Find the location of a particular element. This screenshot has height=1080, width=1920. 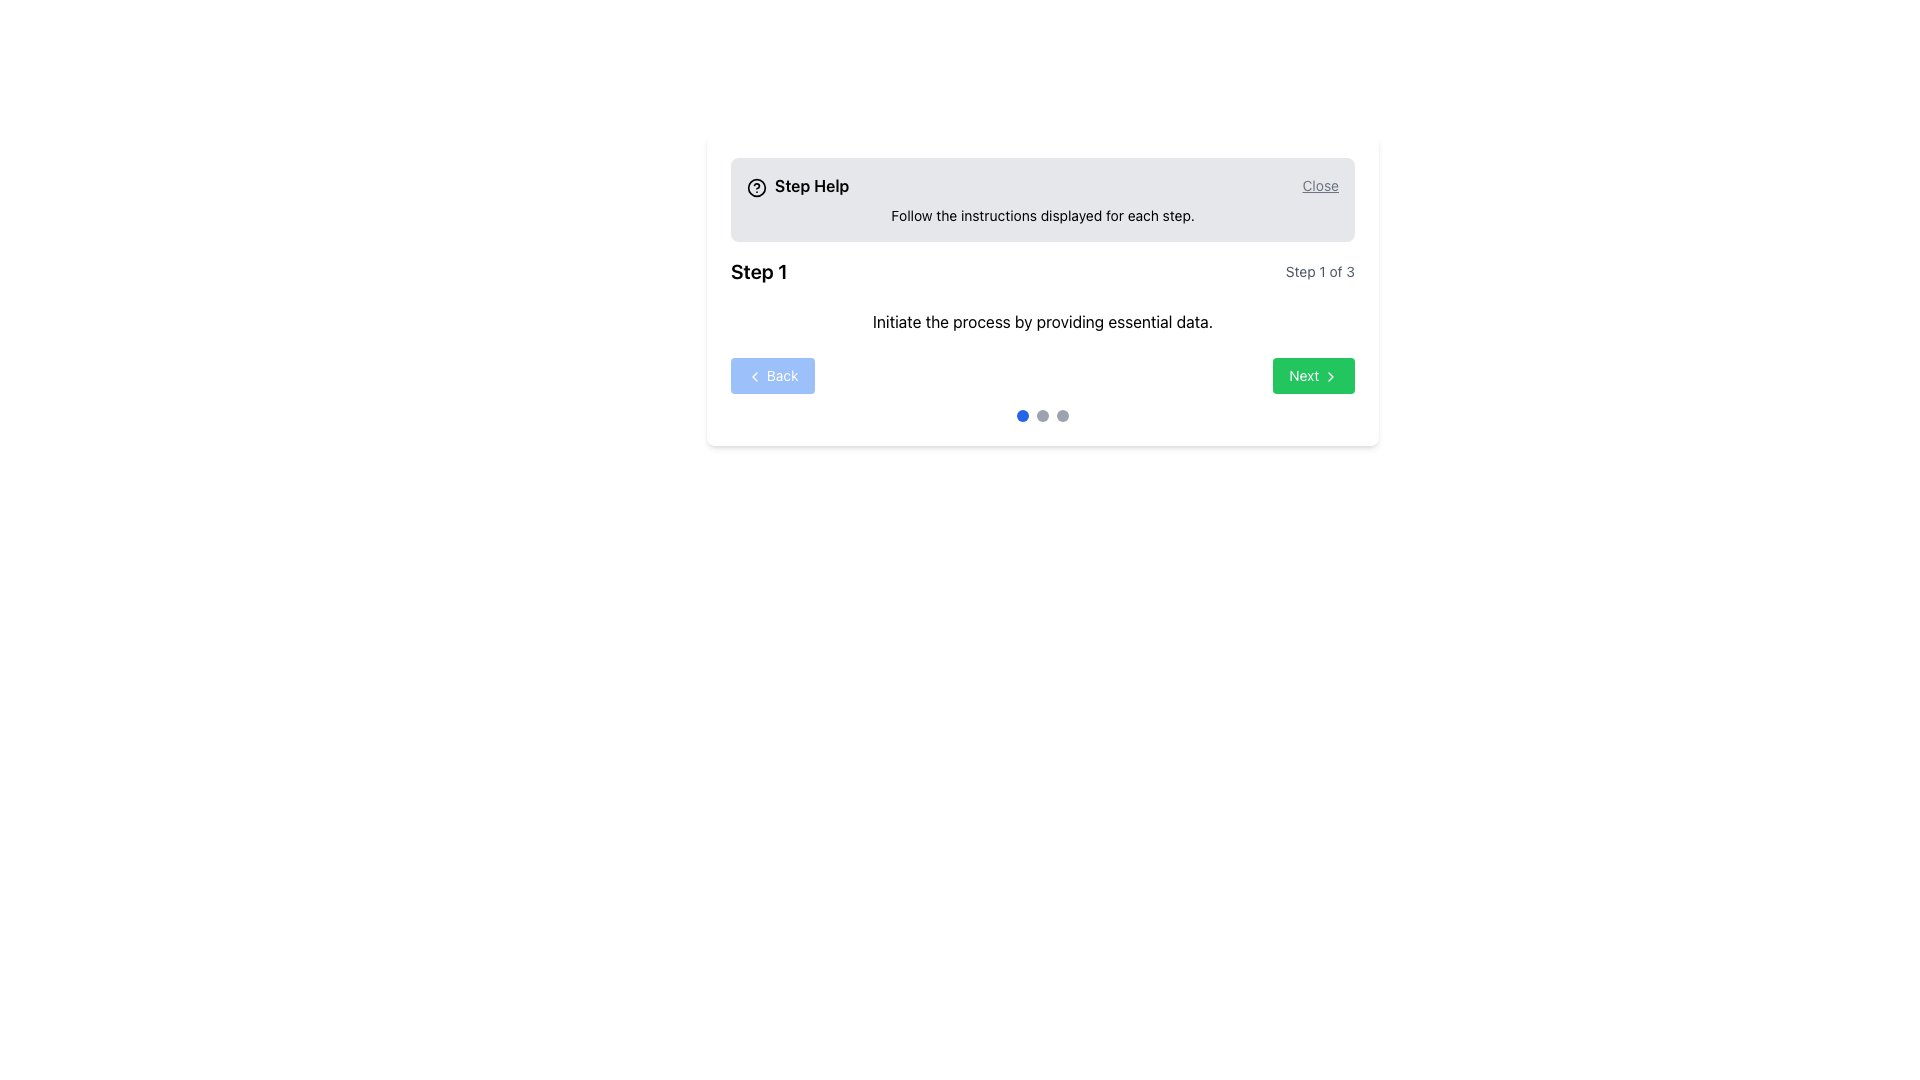

the second progress indicator in the set of three horizontally aligned circles located below the step display area is located at coordinates (1041, 415).